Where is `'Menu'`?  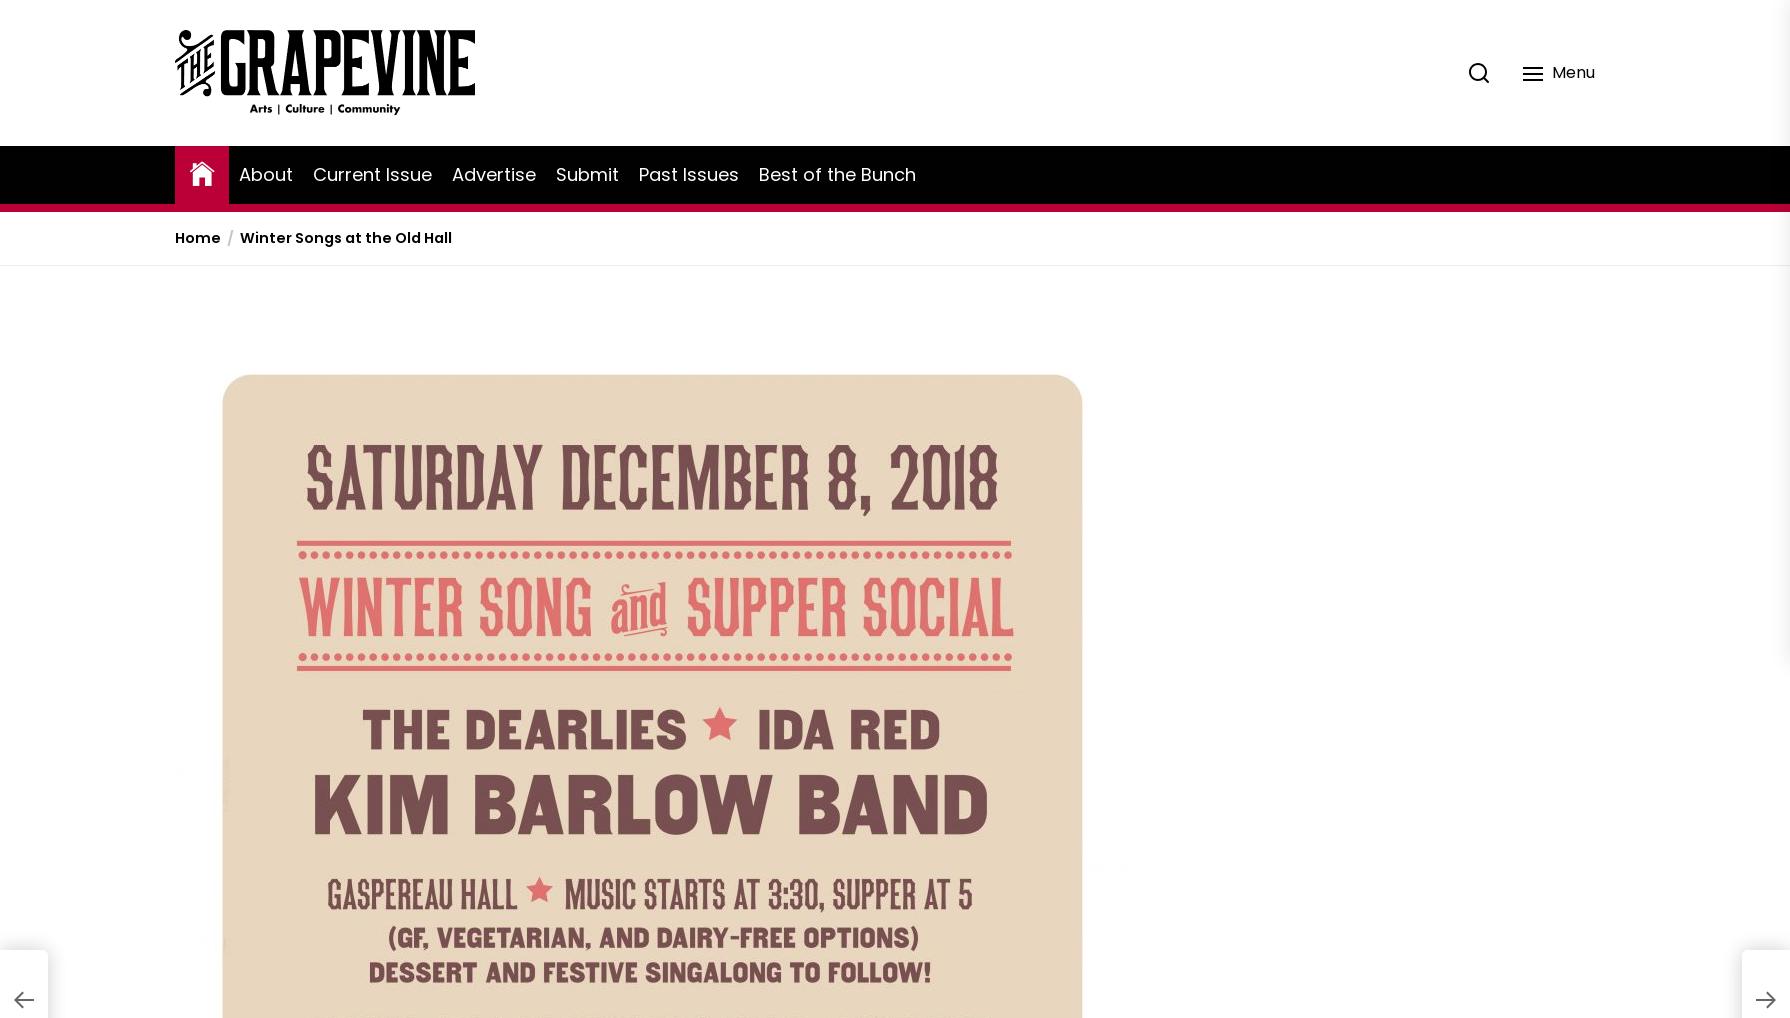
'Menu' is located at coordinates (1550, 71).